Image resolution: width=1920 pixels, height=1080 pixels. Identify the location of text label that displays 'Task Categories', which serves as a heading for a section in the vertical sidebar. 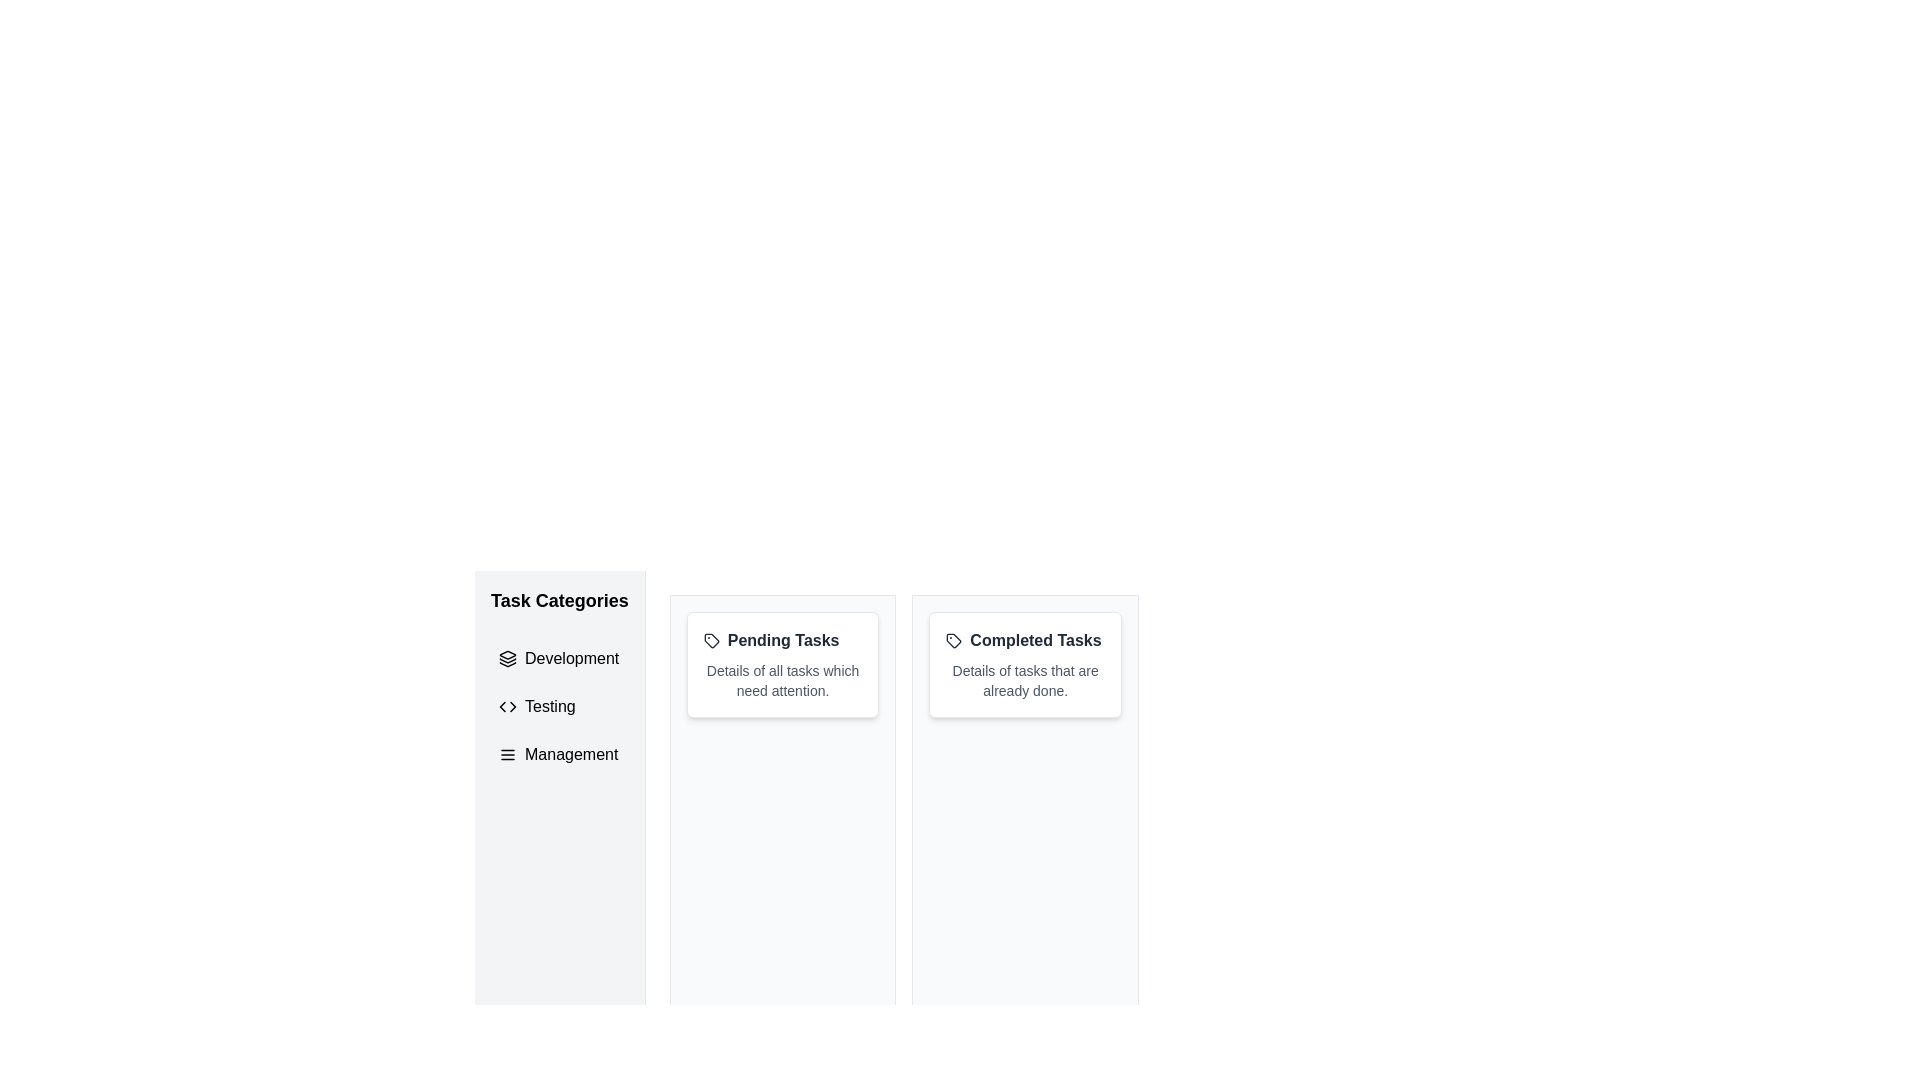
(559, 600).